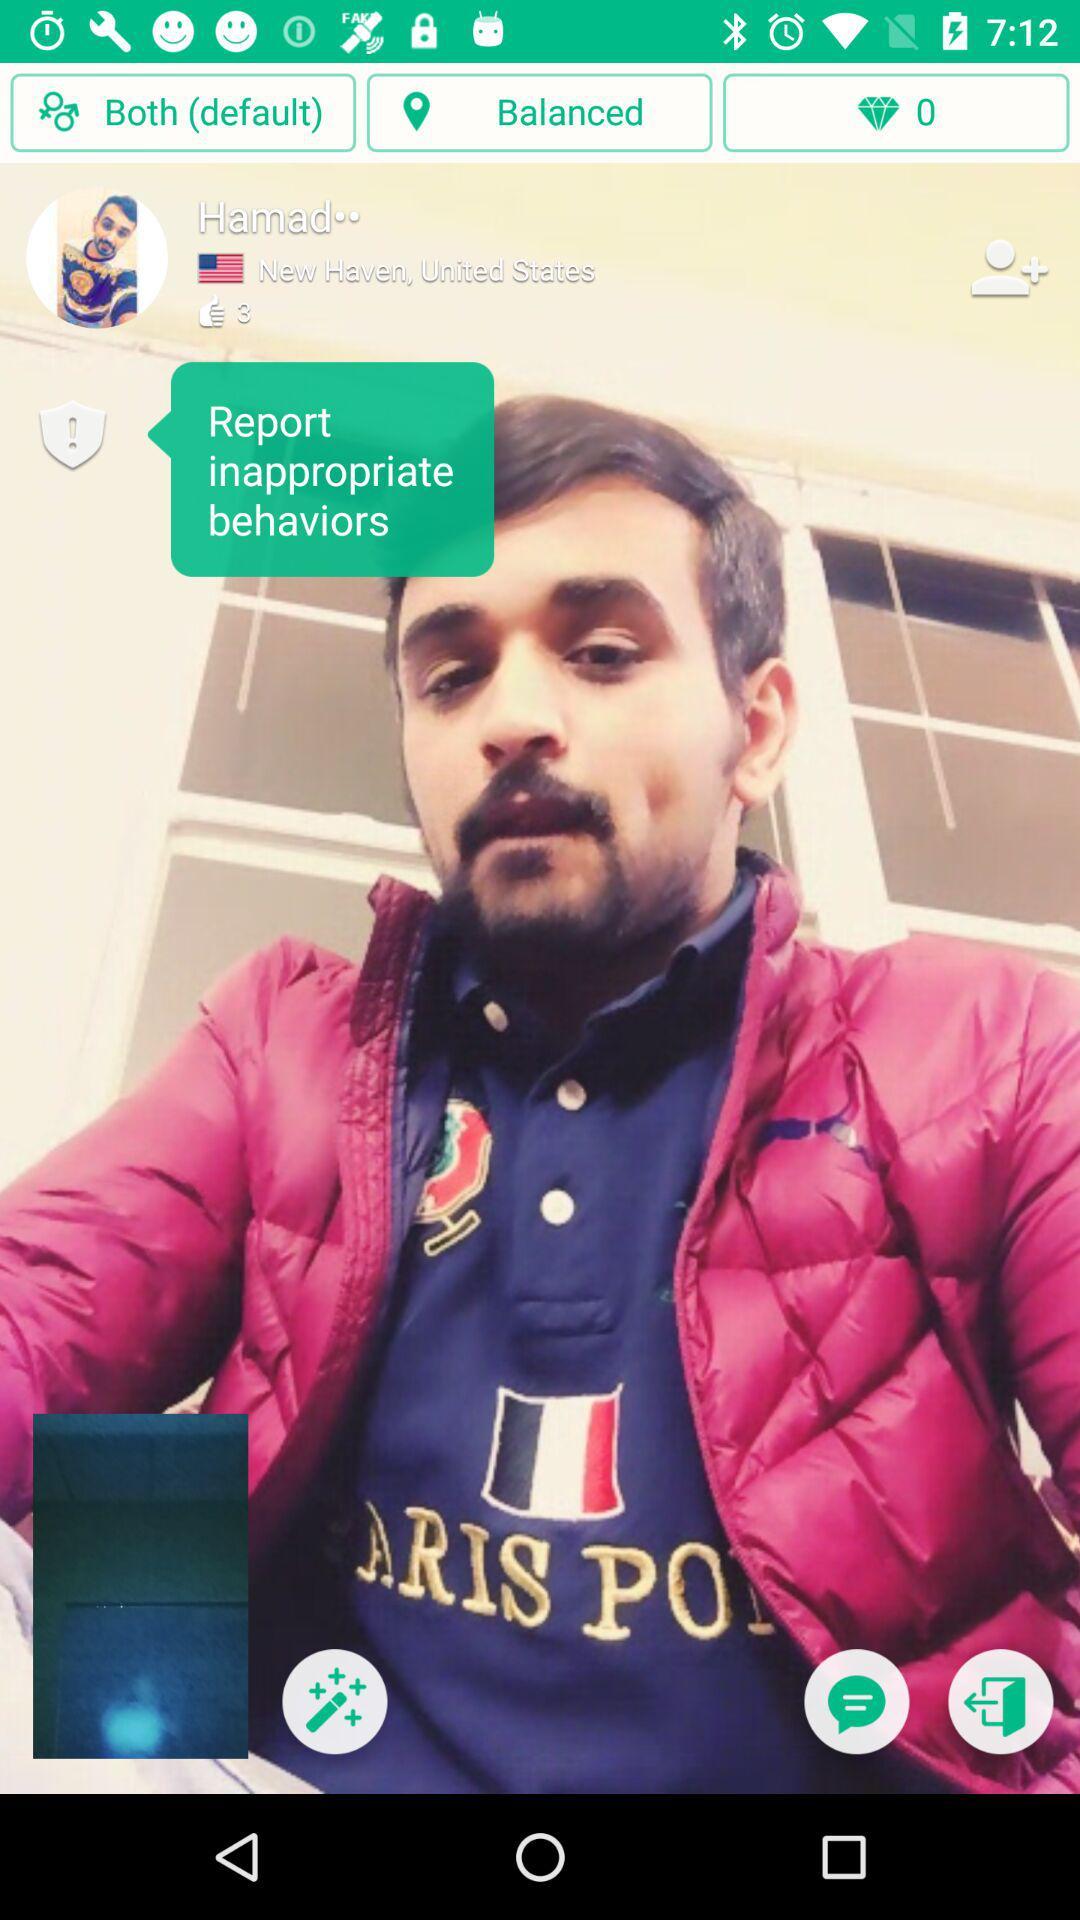 The width and height of the screenshot is (1080, 1920). What do you see at coordinates (1007, 266) in the screenshot?
I see `the item next to new haven united item` at bounding box center [1007, 266].